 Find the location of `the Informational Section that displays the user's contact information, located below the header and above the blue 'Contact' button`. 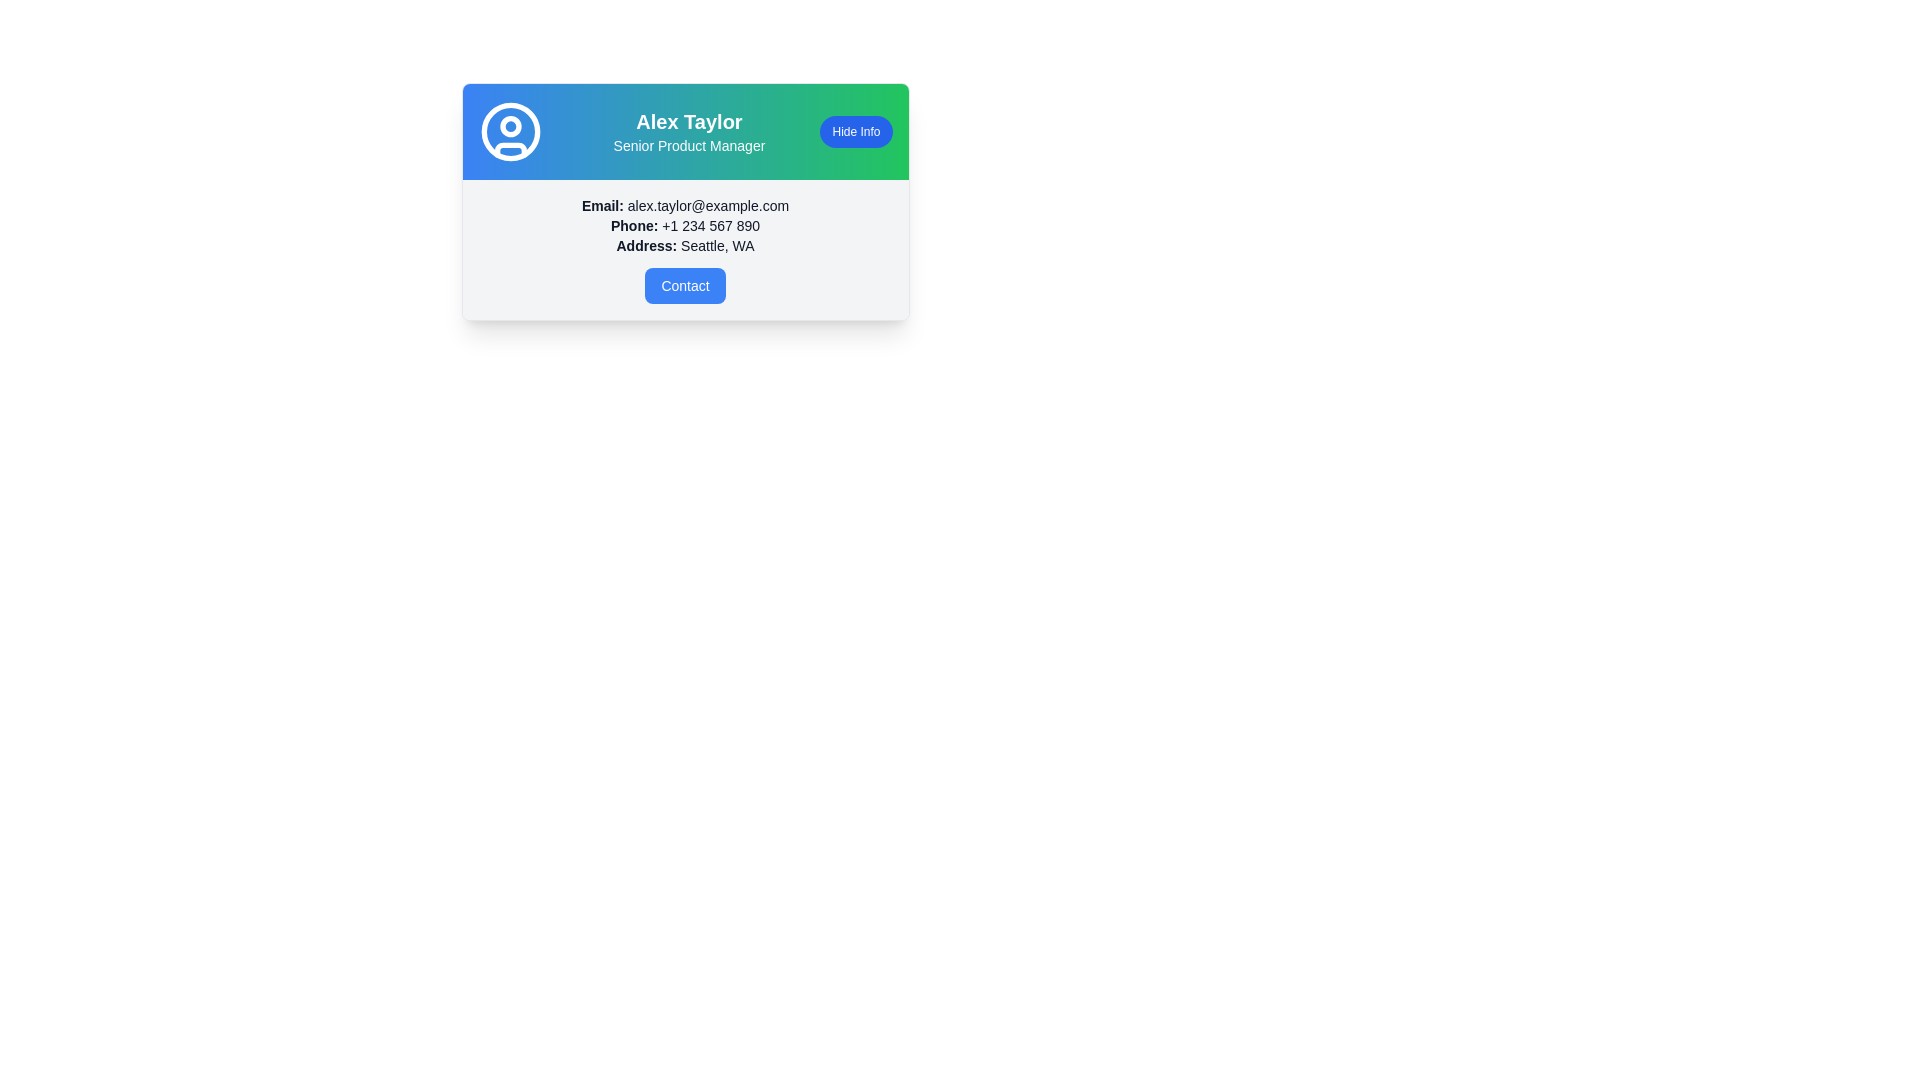

the Informational Section that displays the user's contact information, located below the header and above the blue 'Contact' button is located at coordinates (685, 249).